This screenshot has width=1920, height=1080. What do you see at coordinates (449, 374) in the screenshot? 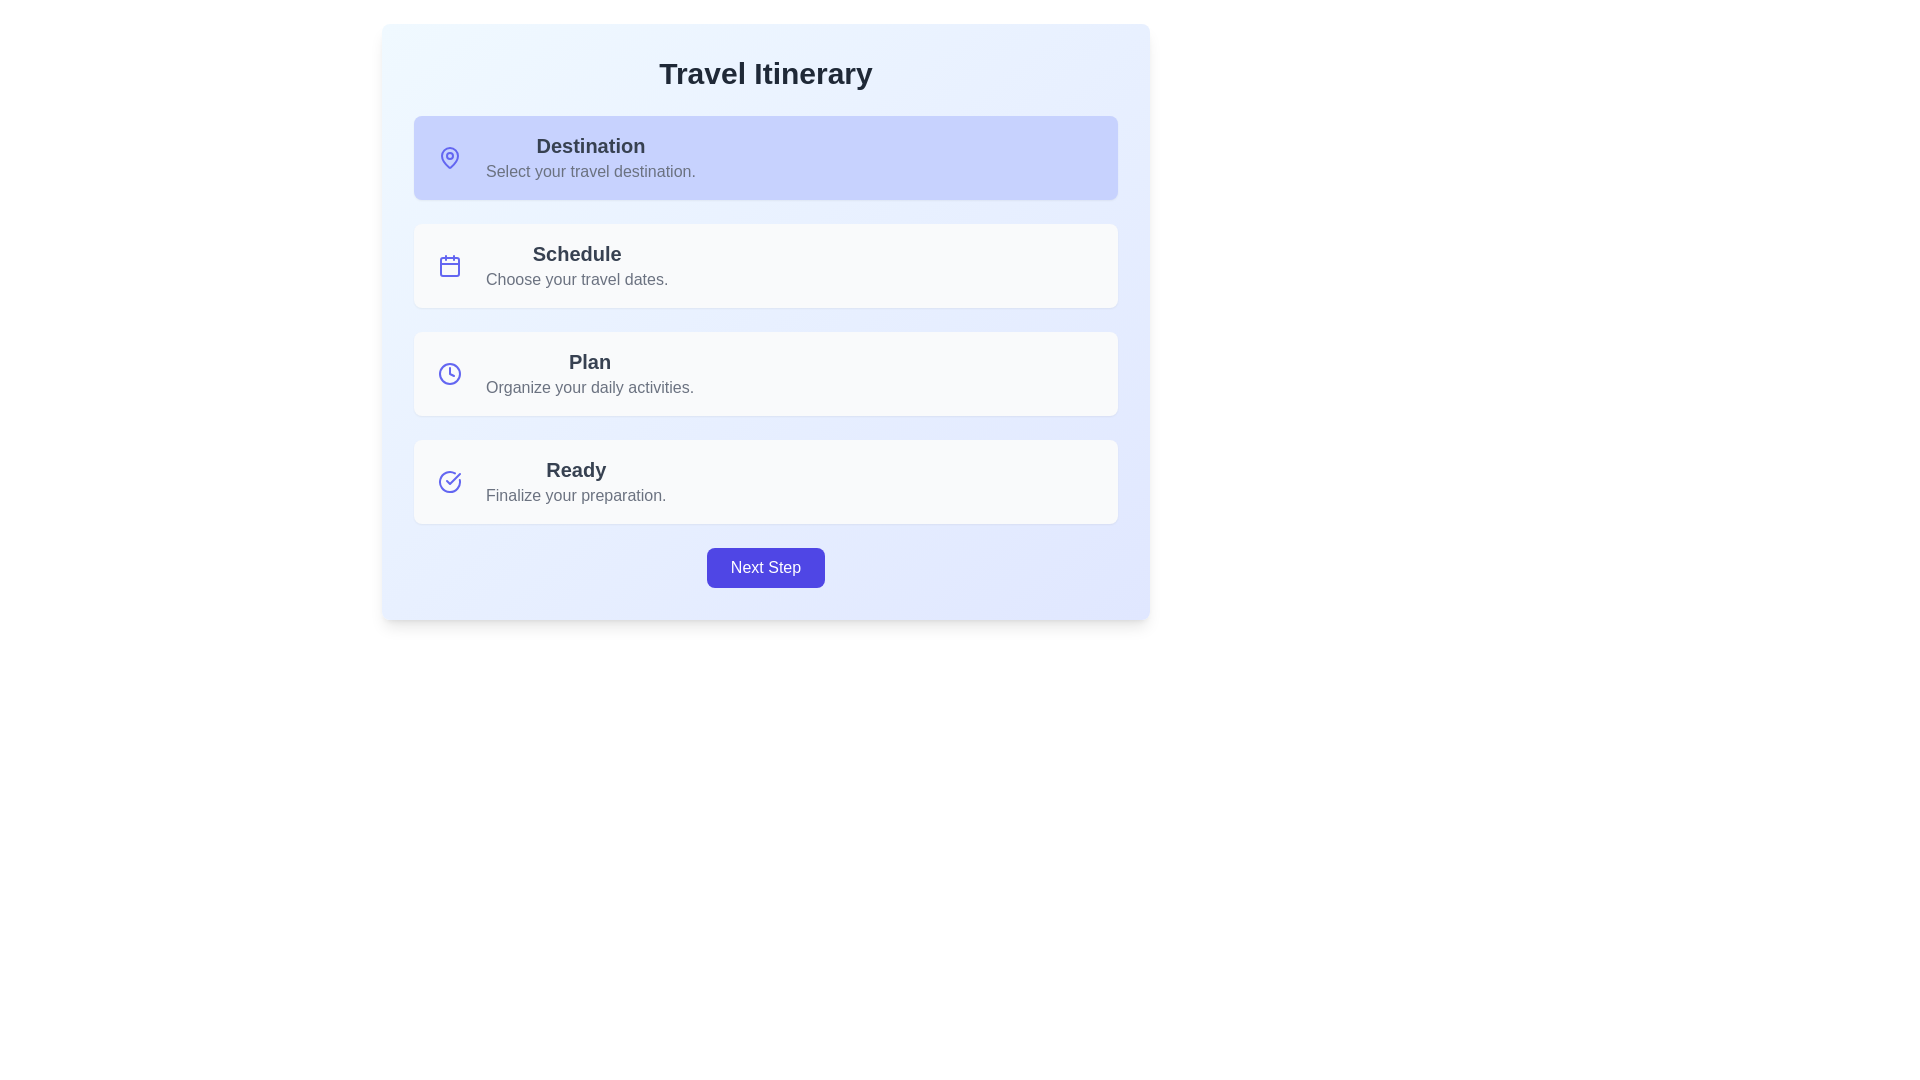
I see `the blue clock icon located in the second card from the top, to the left of the text block displaying 'Plan' and 'Organize your daily activities.'` at bounding box center [449, 374].